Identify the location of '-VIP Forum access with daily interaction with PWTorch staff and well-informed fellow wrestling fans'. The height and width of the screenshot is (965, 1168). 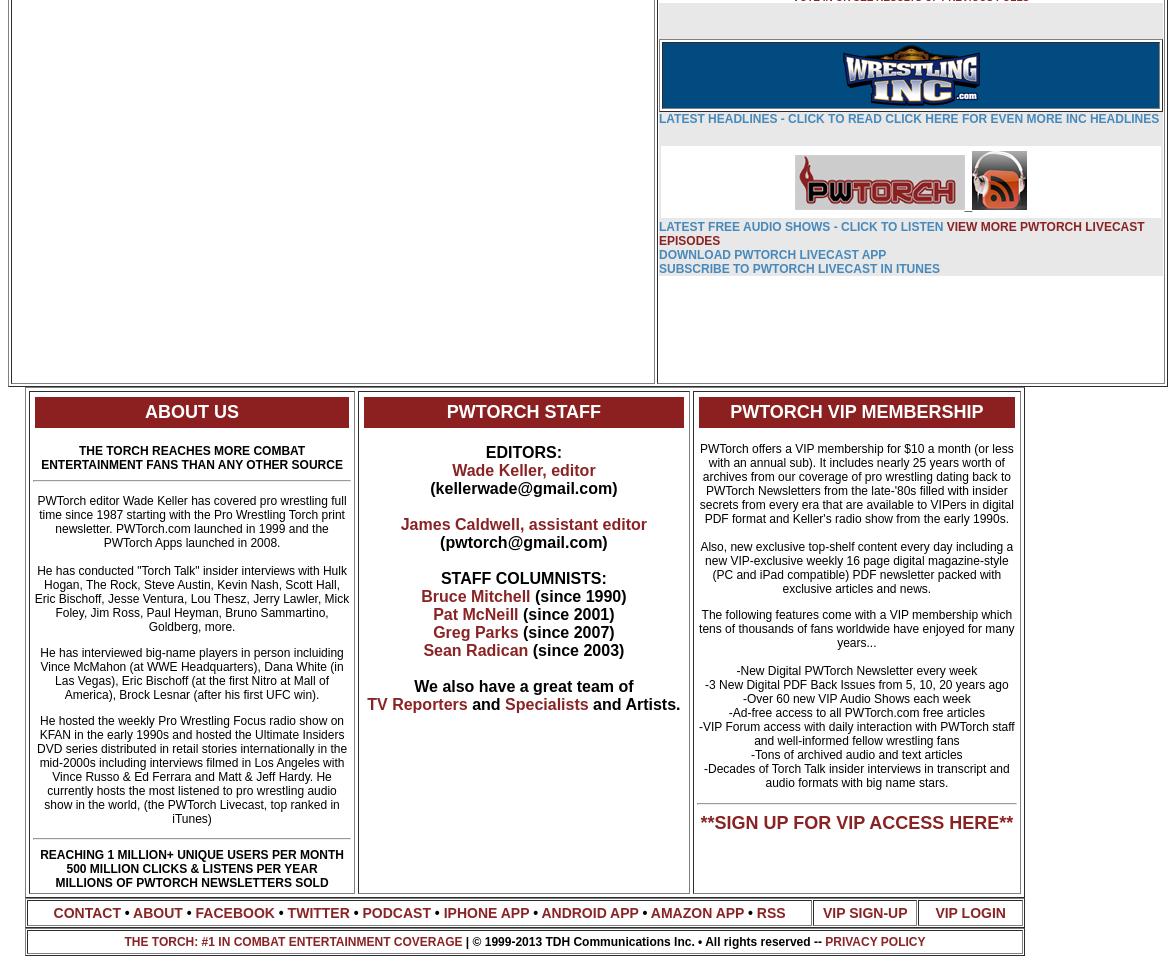
(698, 733).